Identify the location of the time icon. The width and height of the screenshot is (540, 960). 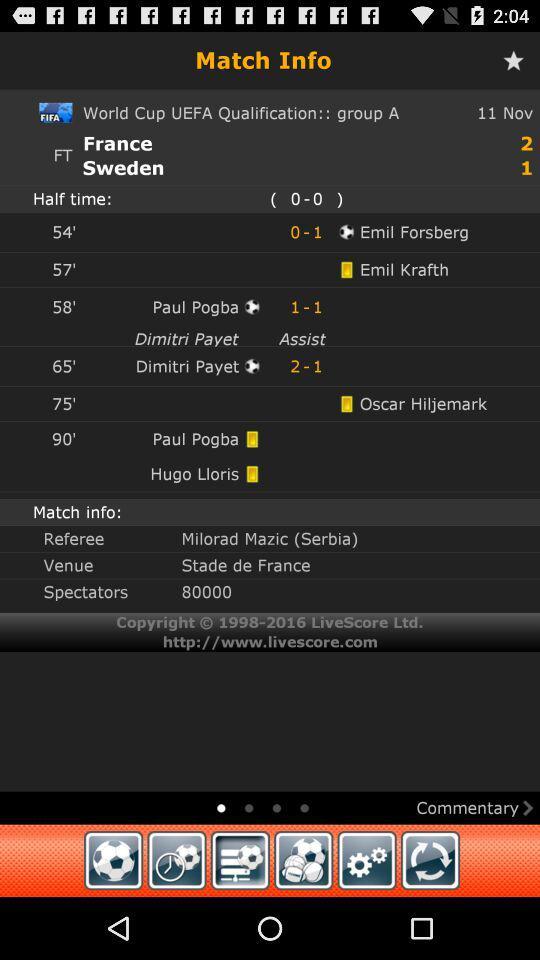
(177, 921).